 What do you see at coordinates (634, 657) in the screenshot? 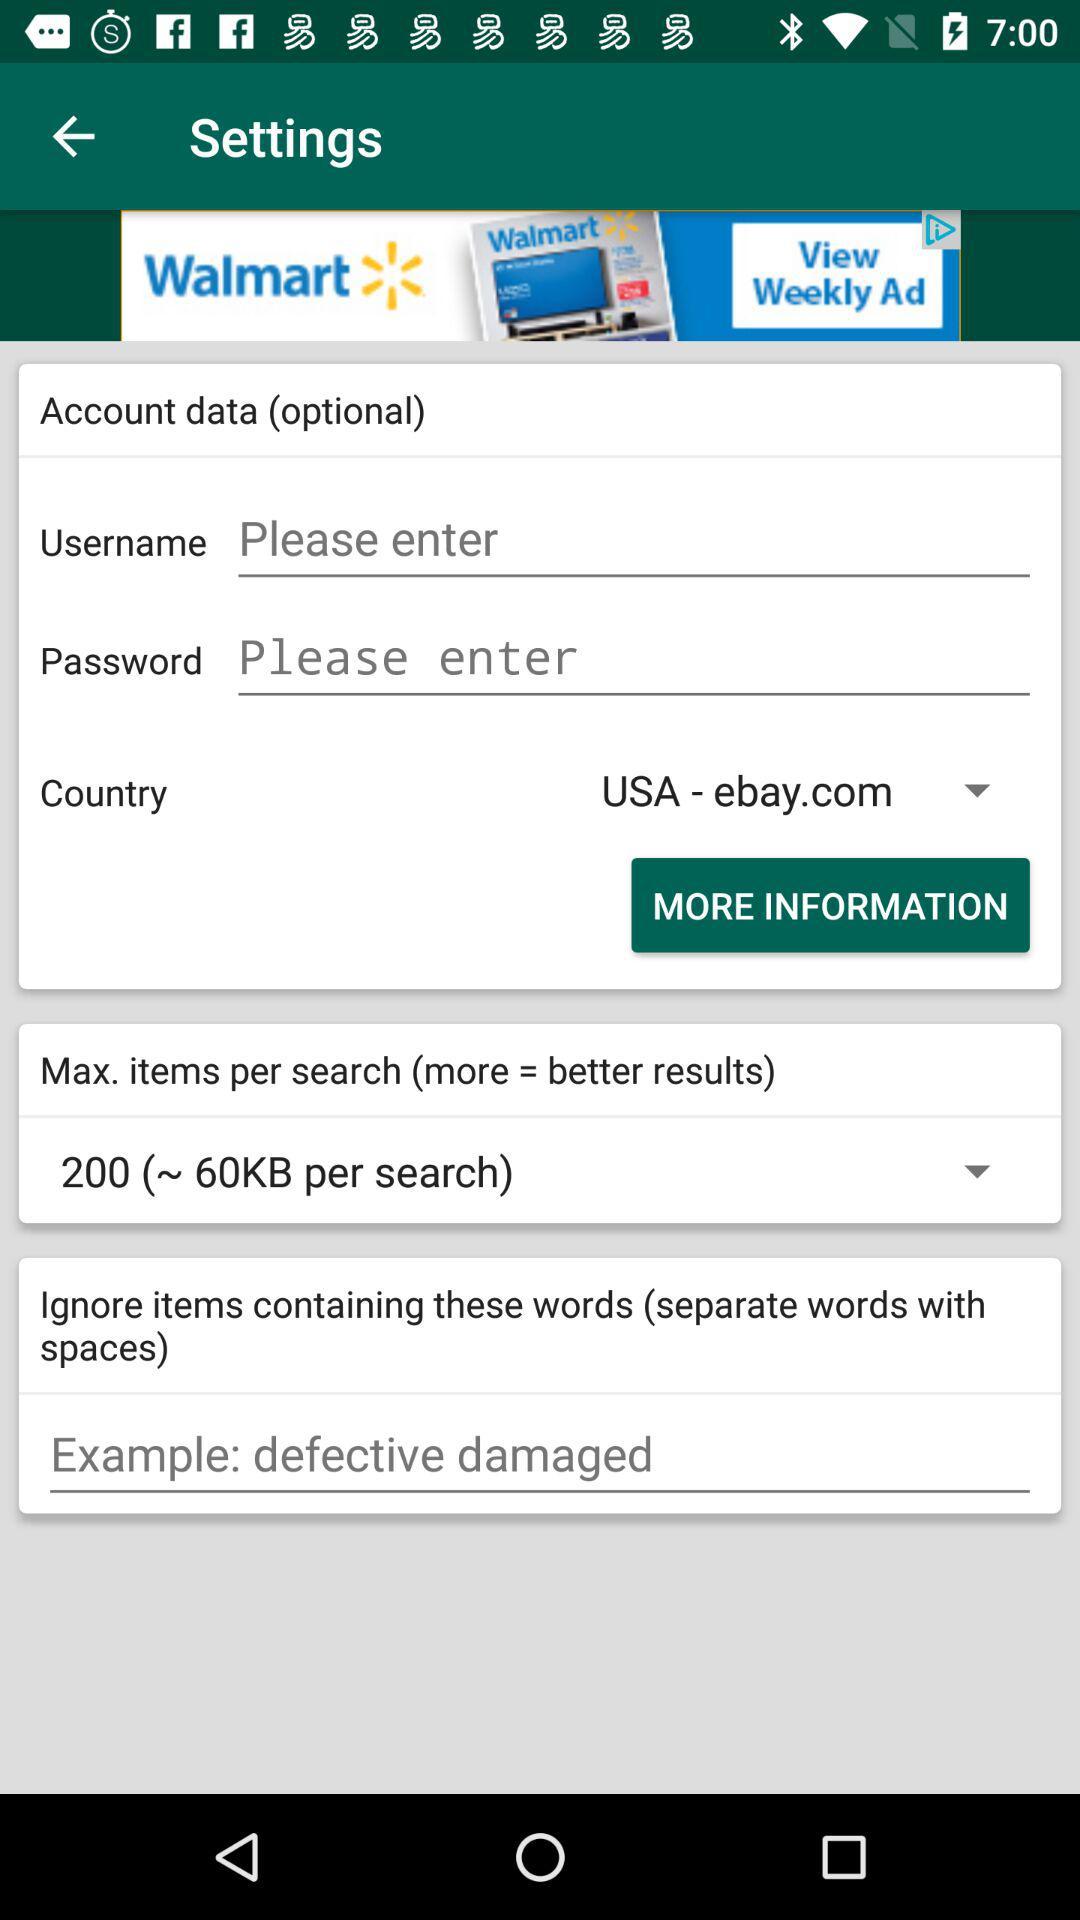
I see `password option` at bounding box center [634, 657].